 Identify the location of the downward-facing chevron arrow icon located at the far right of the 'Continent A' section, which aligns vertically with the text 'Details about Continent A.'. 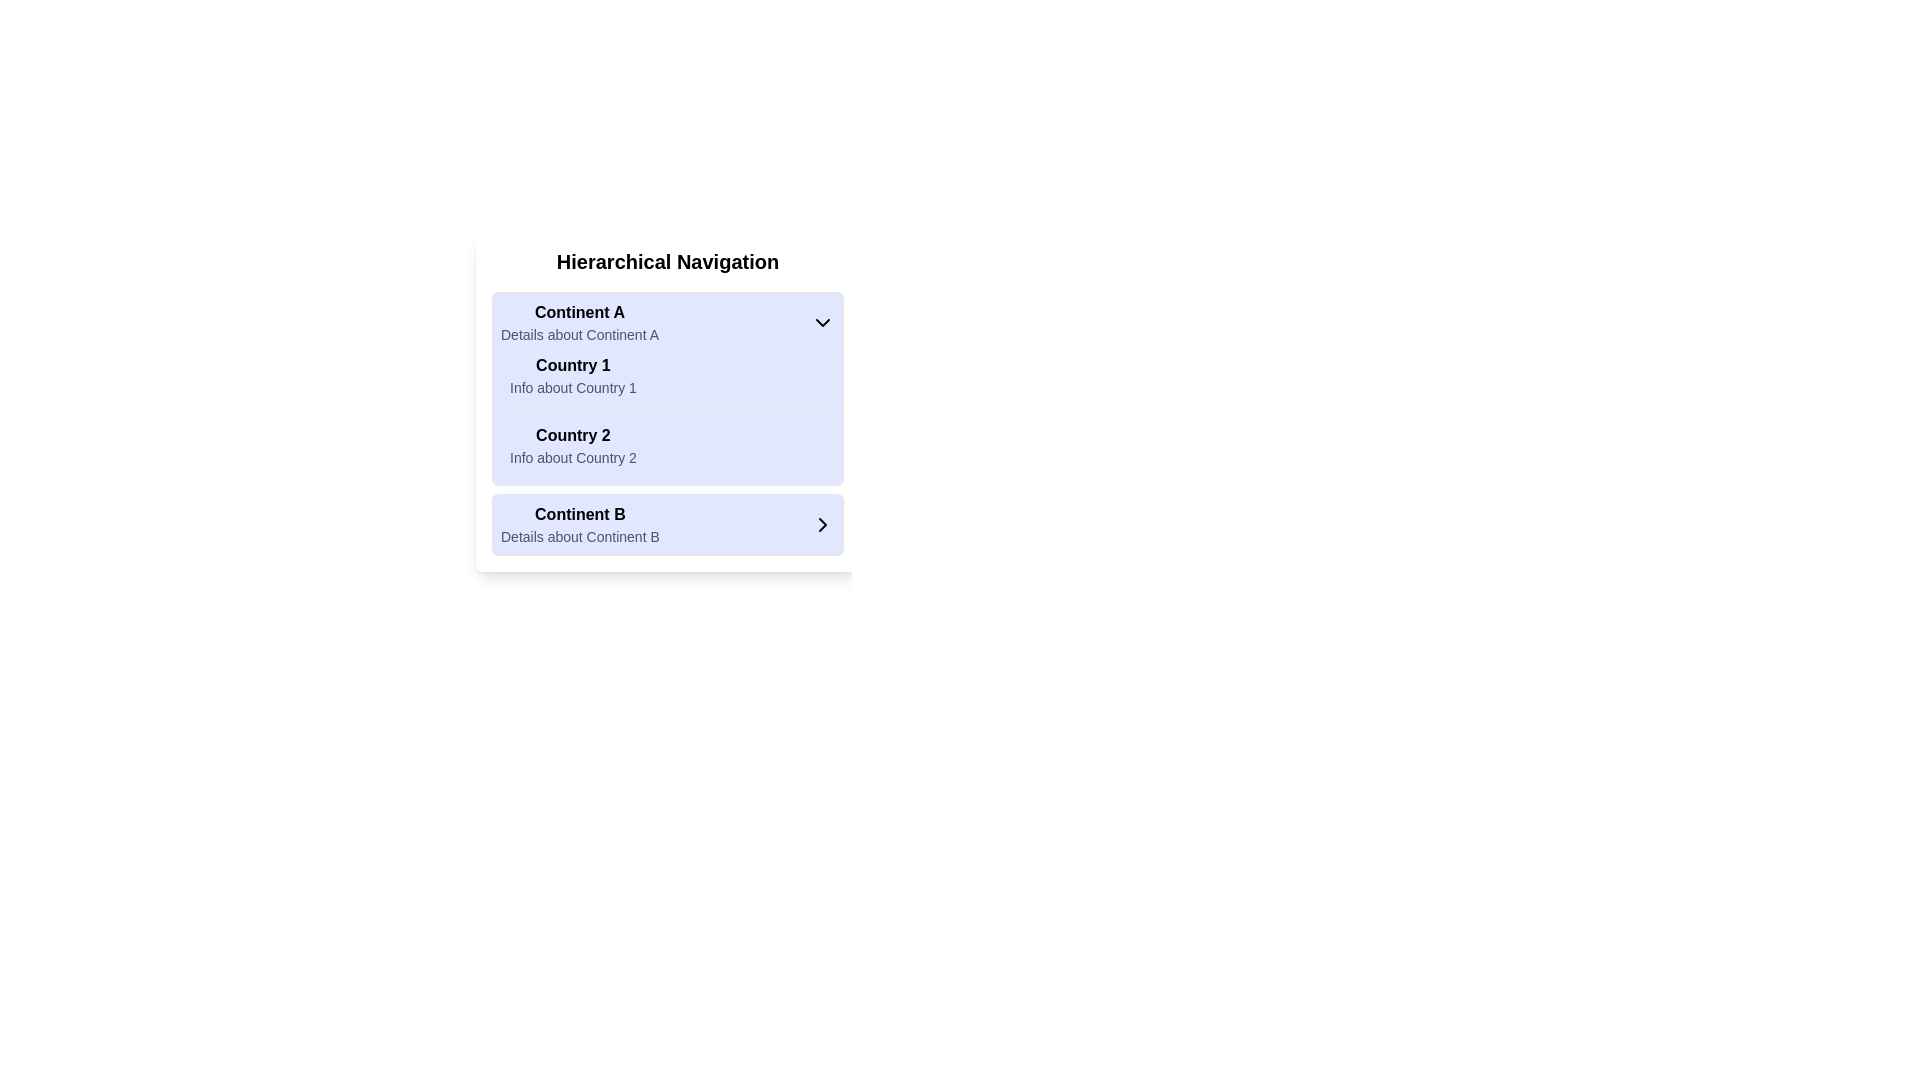
(822, 322).